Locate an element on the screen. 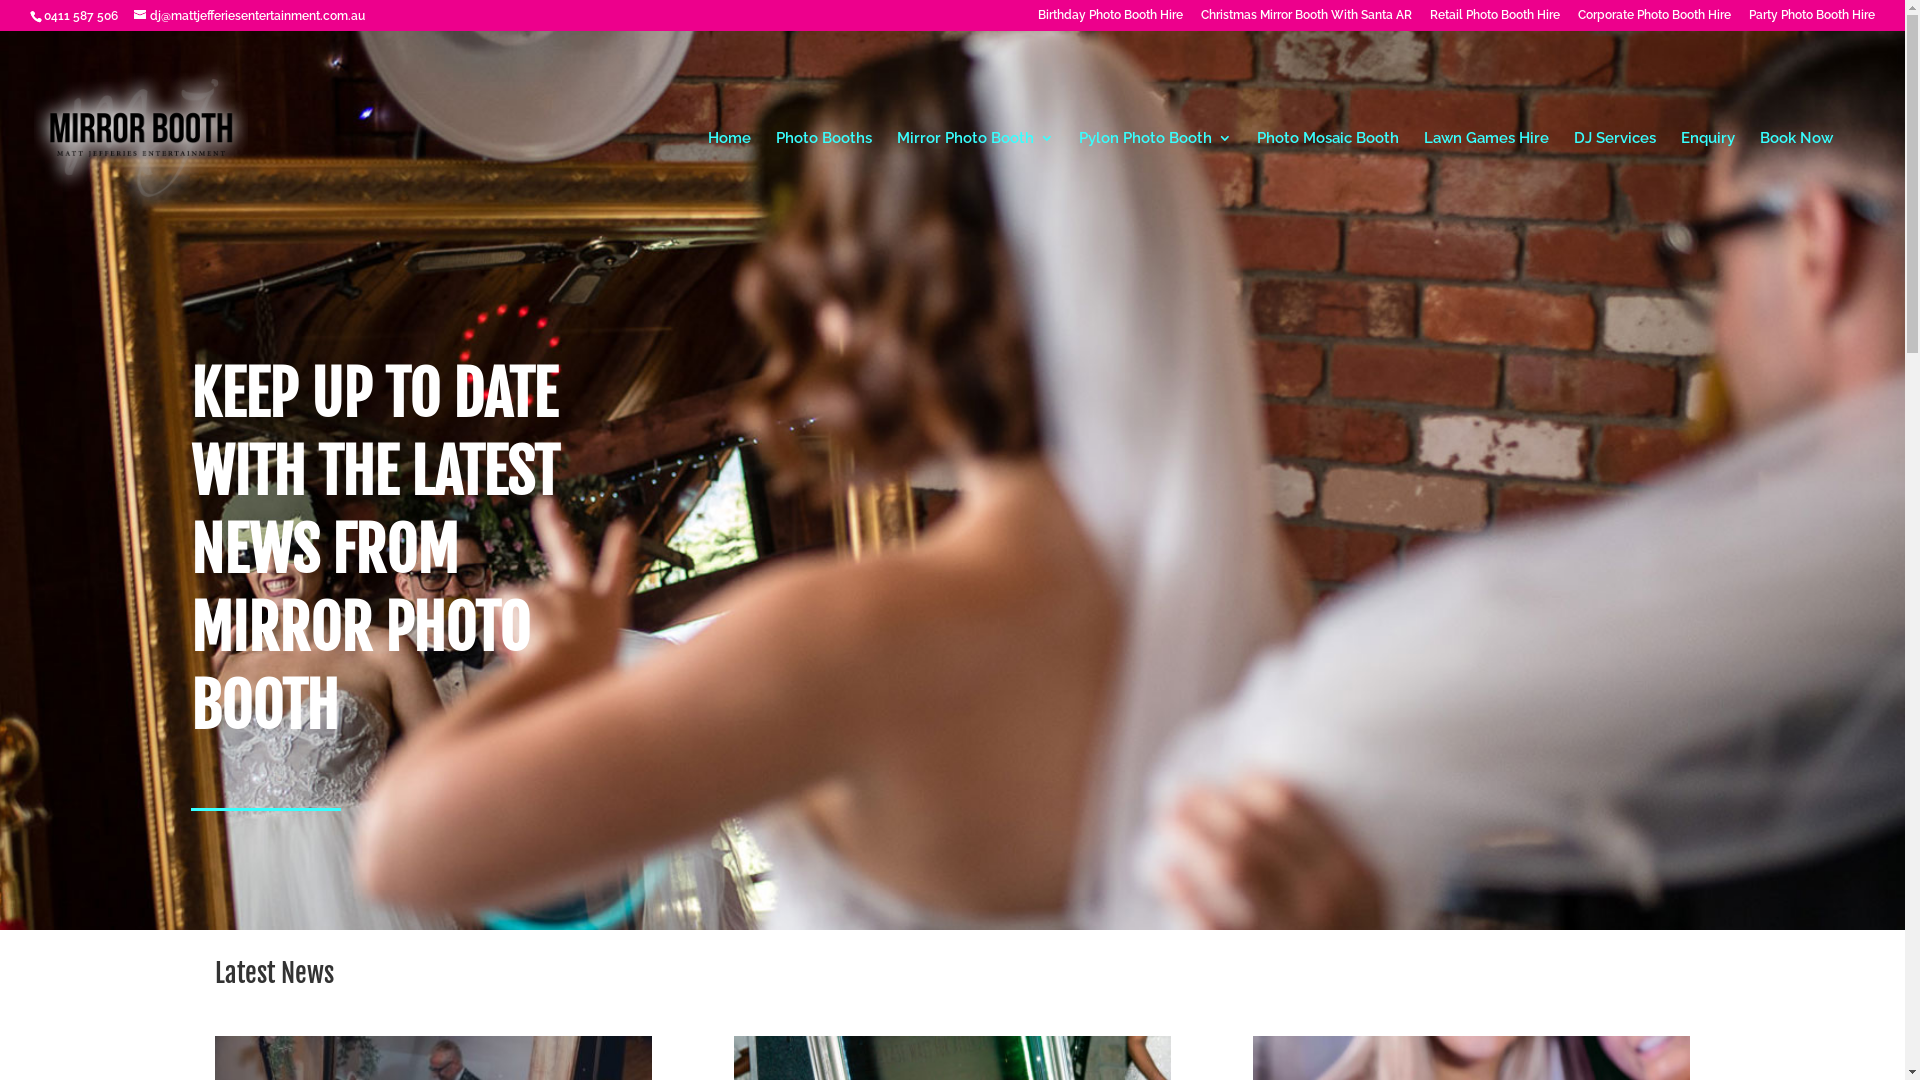  'Retail Photo Booth Hire' is located at coordinates (1494, 19).